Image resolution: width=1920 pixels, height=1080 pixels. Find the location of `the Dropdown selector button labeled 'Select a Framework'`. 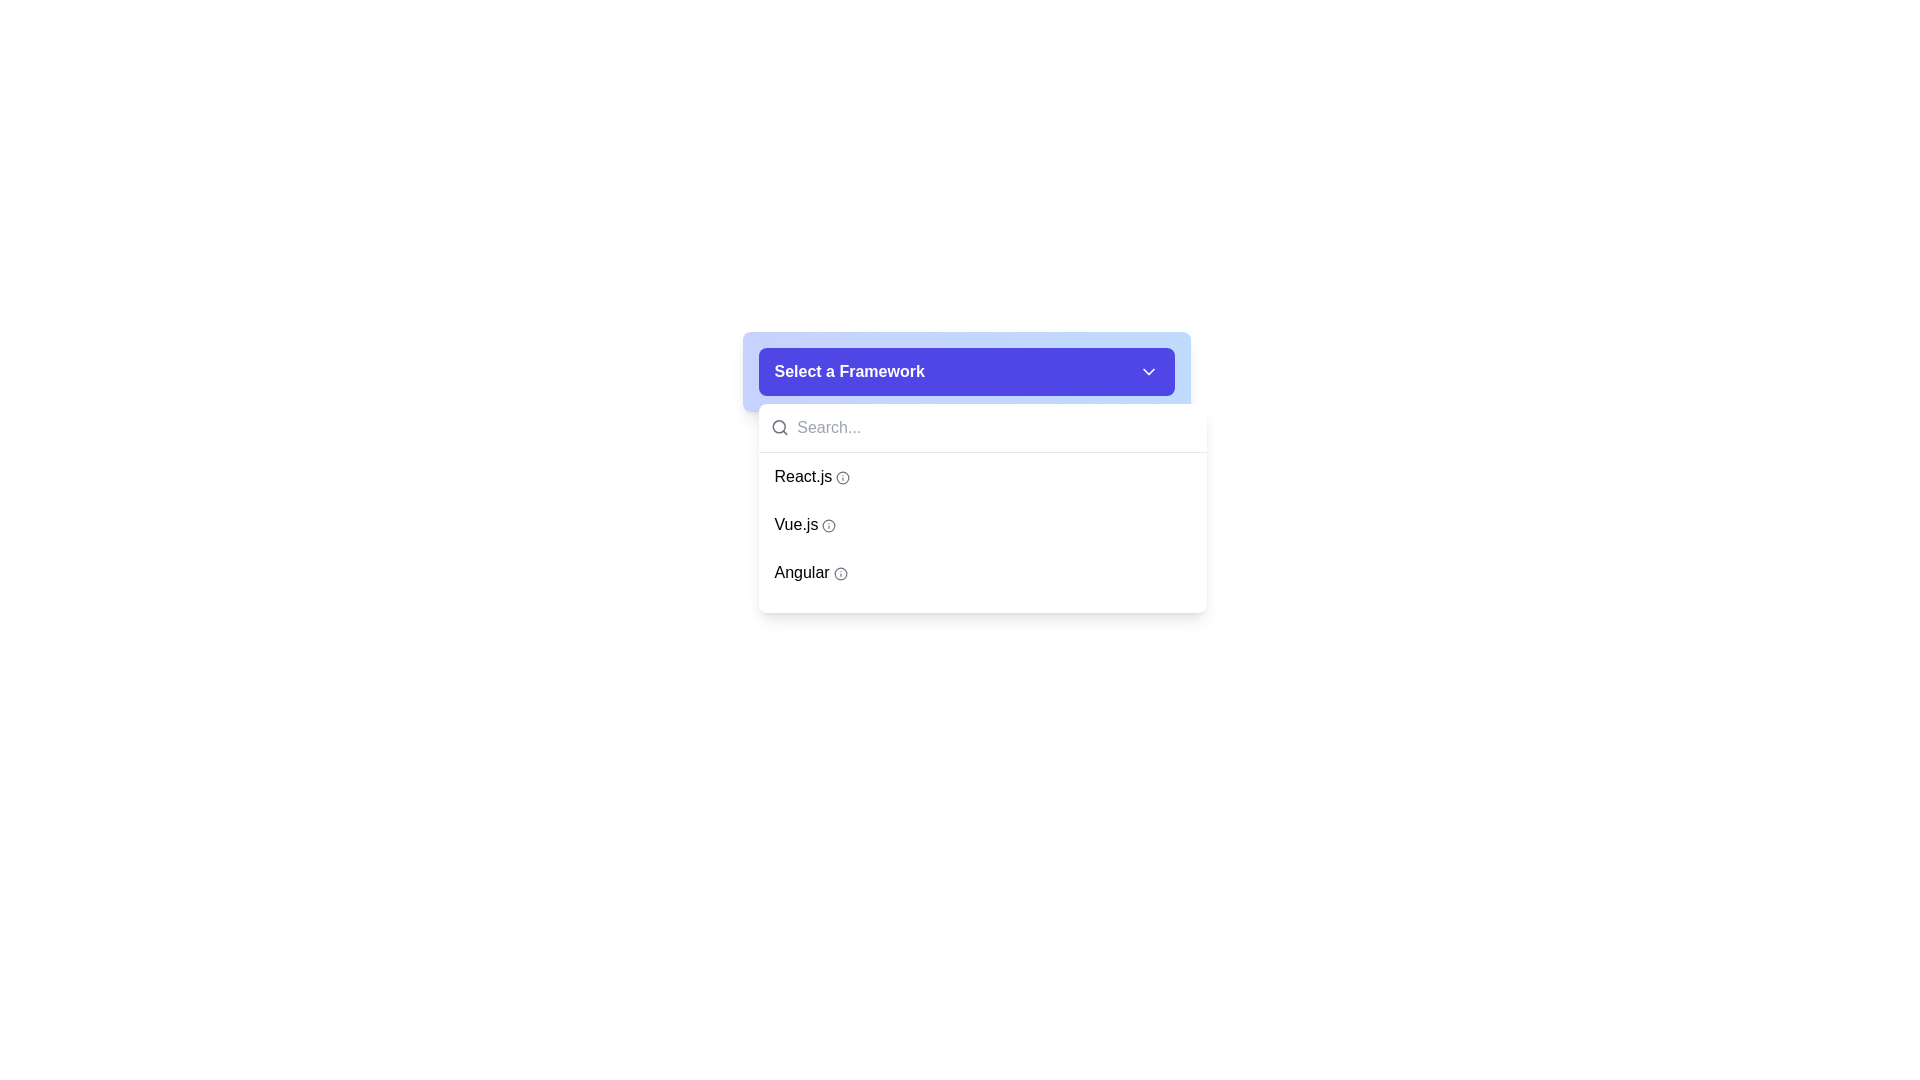

the Dropdown selector button labeled 'Select a Framework' is located at coordinates (966, 371).